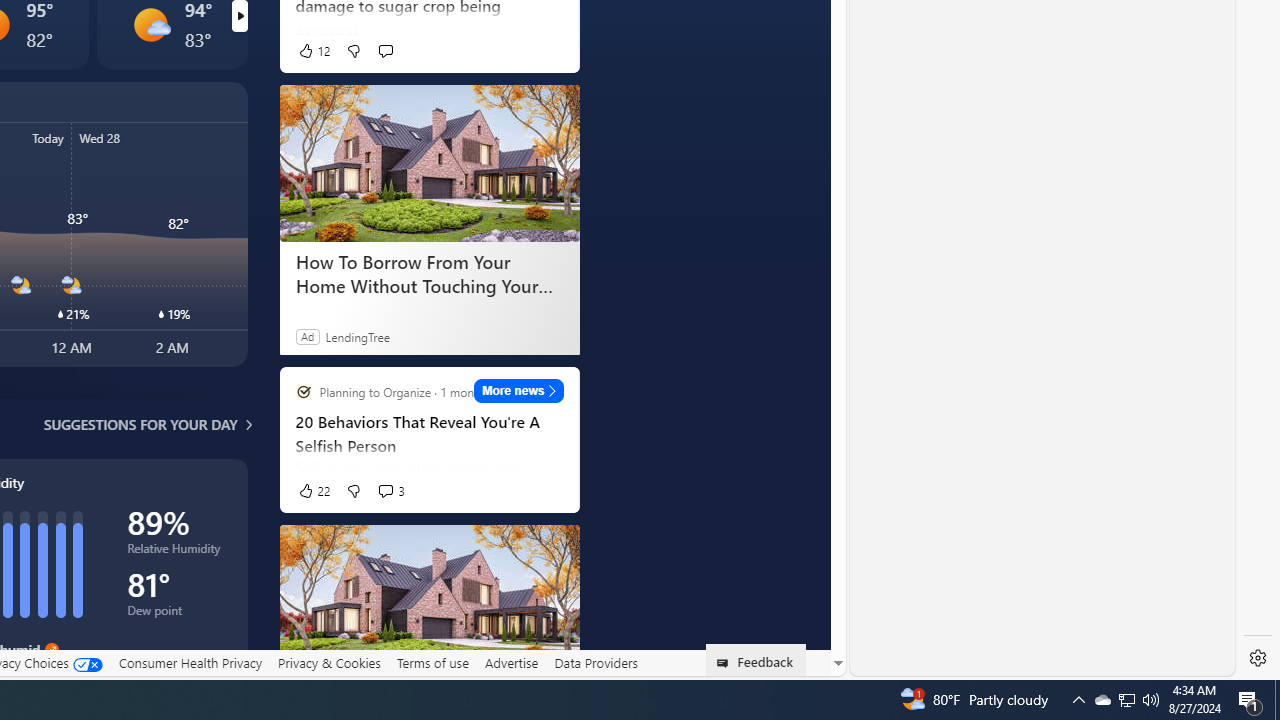 This screenshot has height=720, width=1280. Describe the element at coordinates (431, 662) in the screenshot. I see `'Terms of use'` at that location.